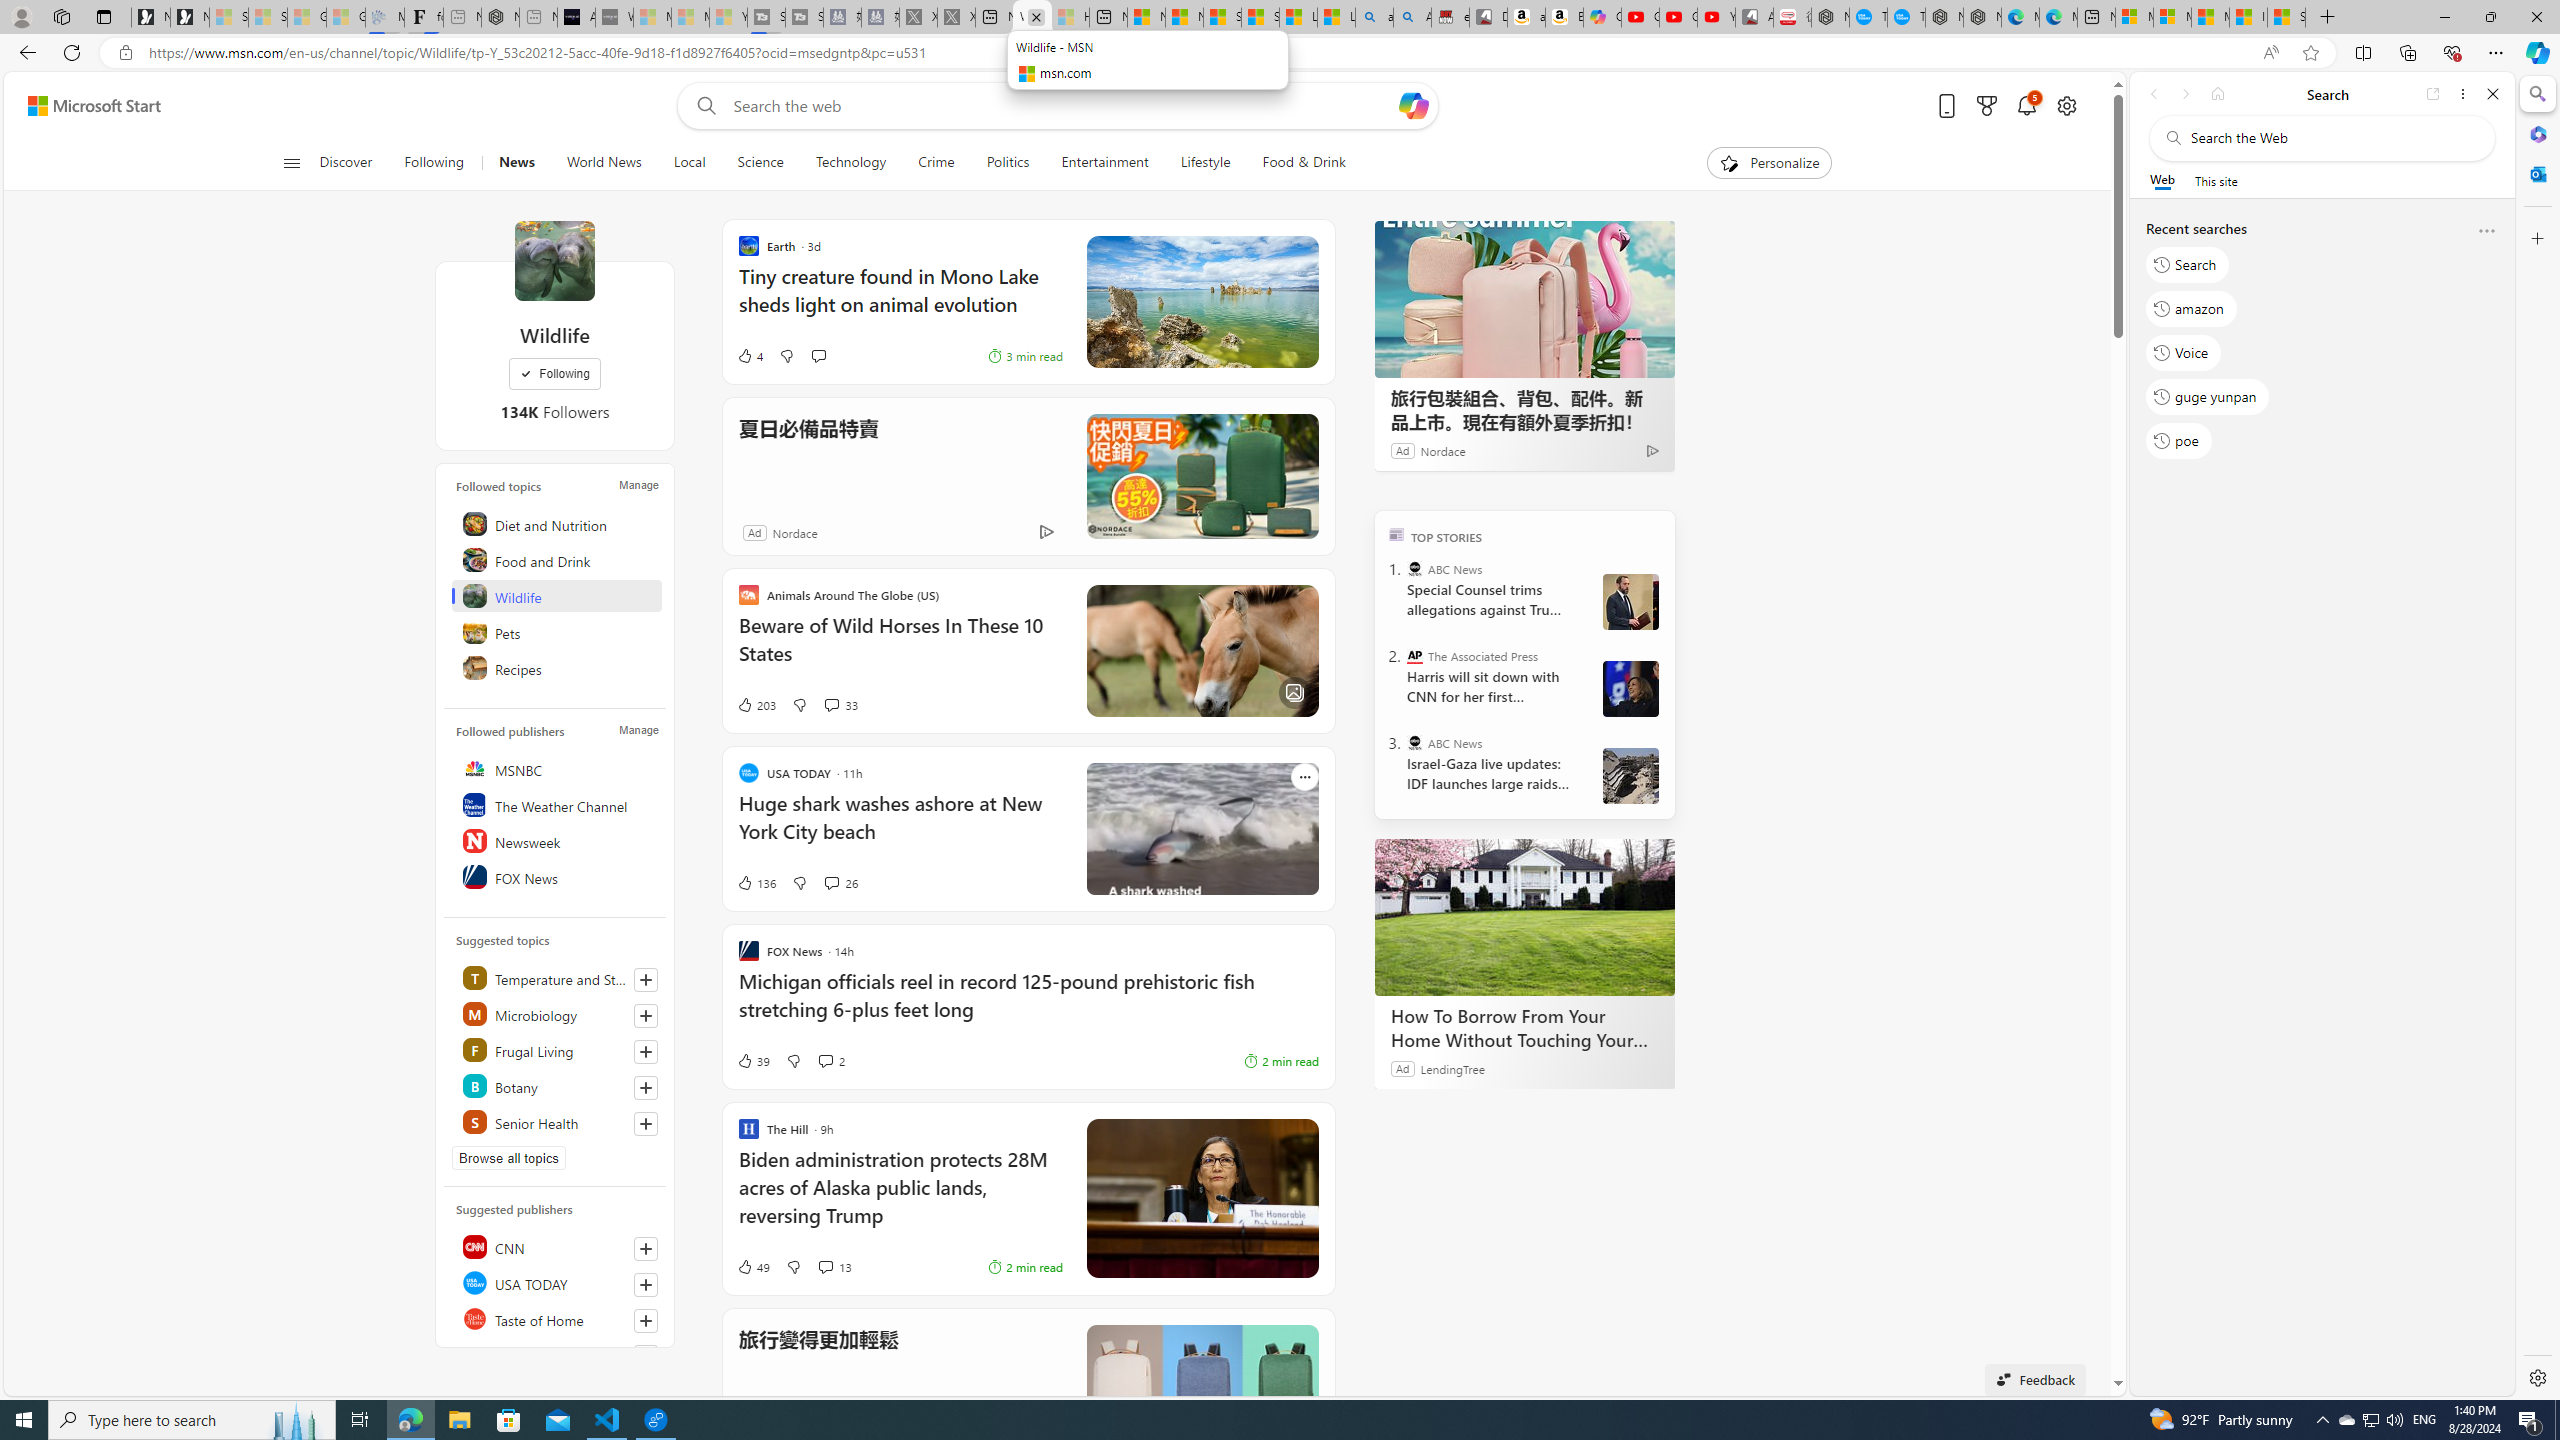  I want to click on 'Customize', so click(2535, 237).